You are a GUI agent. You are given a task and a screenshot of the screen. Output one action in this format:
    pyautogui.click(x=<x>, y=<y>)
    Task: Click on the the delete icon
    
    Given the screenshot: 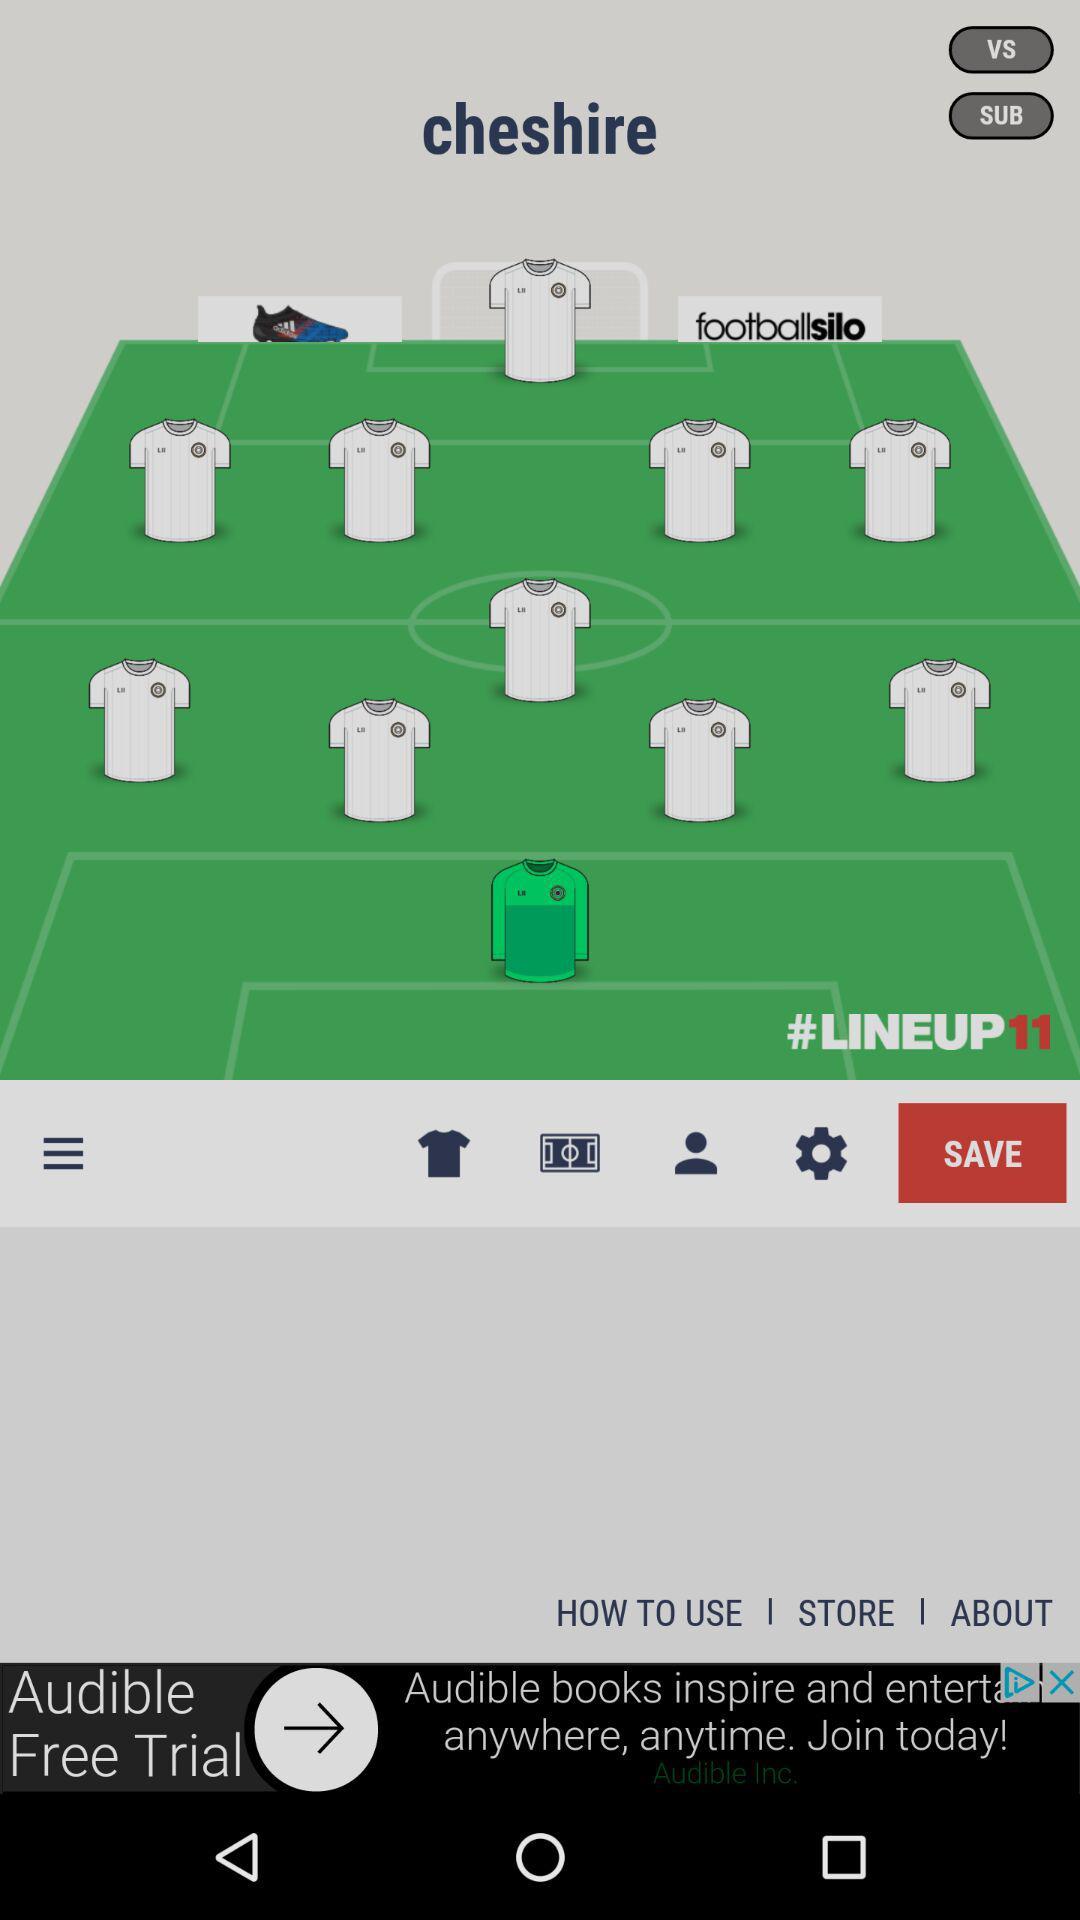 What is the action you would take?
    pyautogui.click(x=442, y=1153)
    